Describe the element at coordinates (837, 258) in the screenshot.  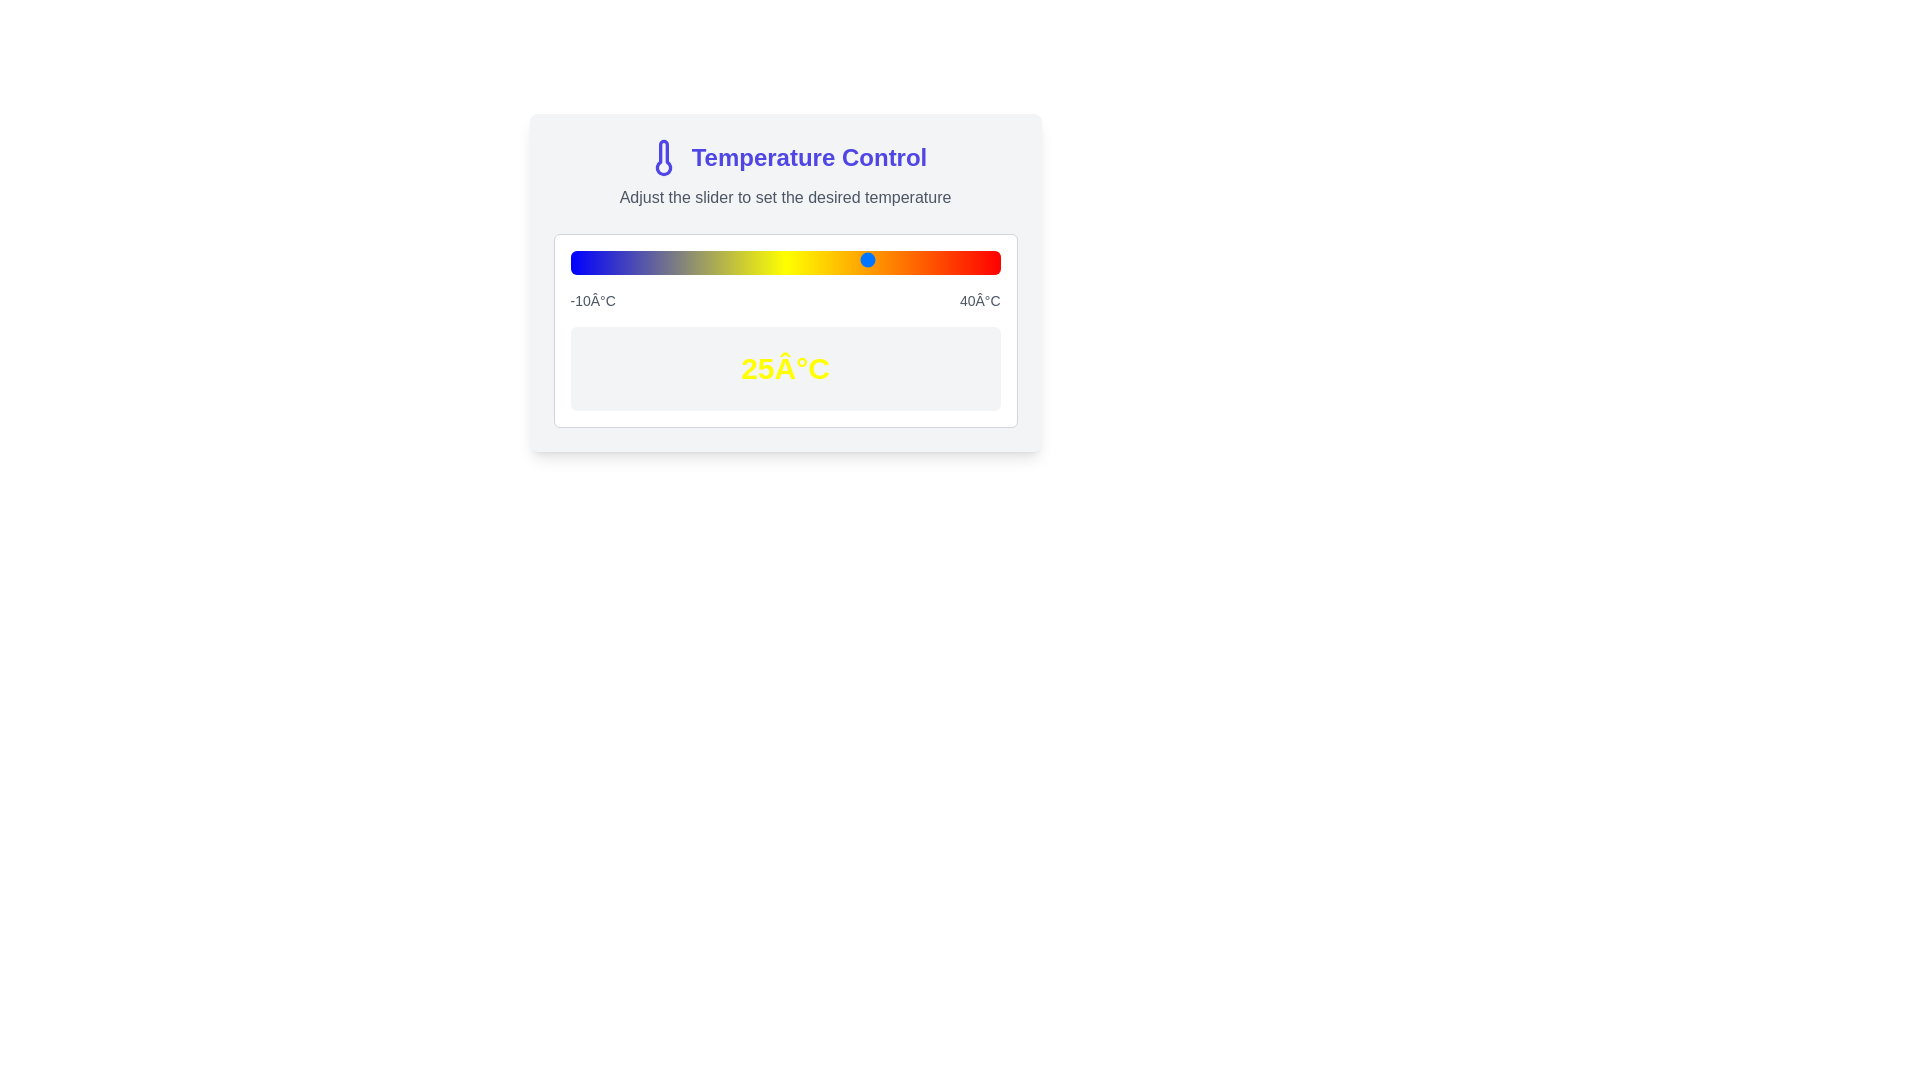
I see `the slider to set the temperature to 21°C` at that location.